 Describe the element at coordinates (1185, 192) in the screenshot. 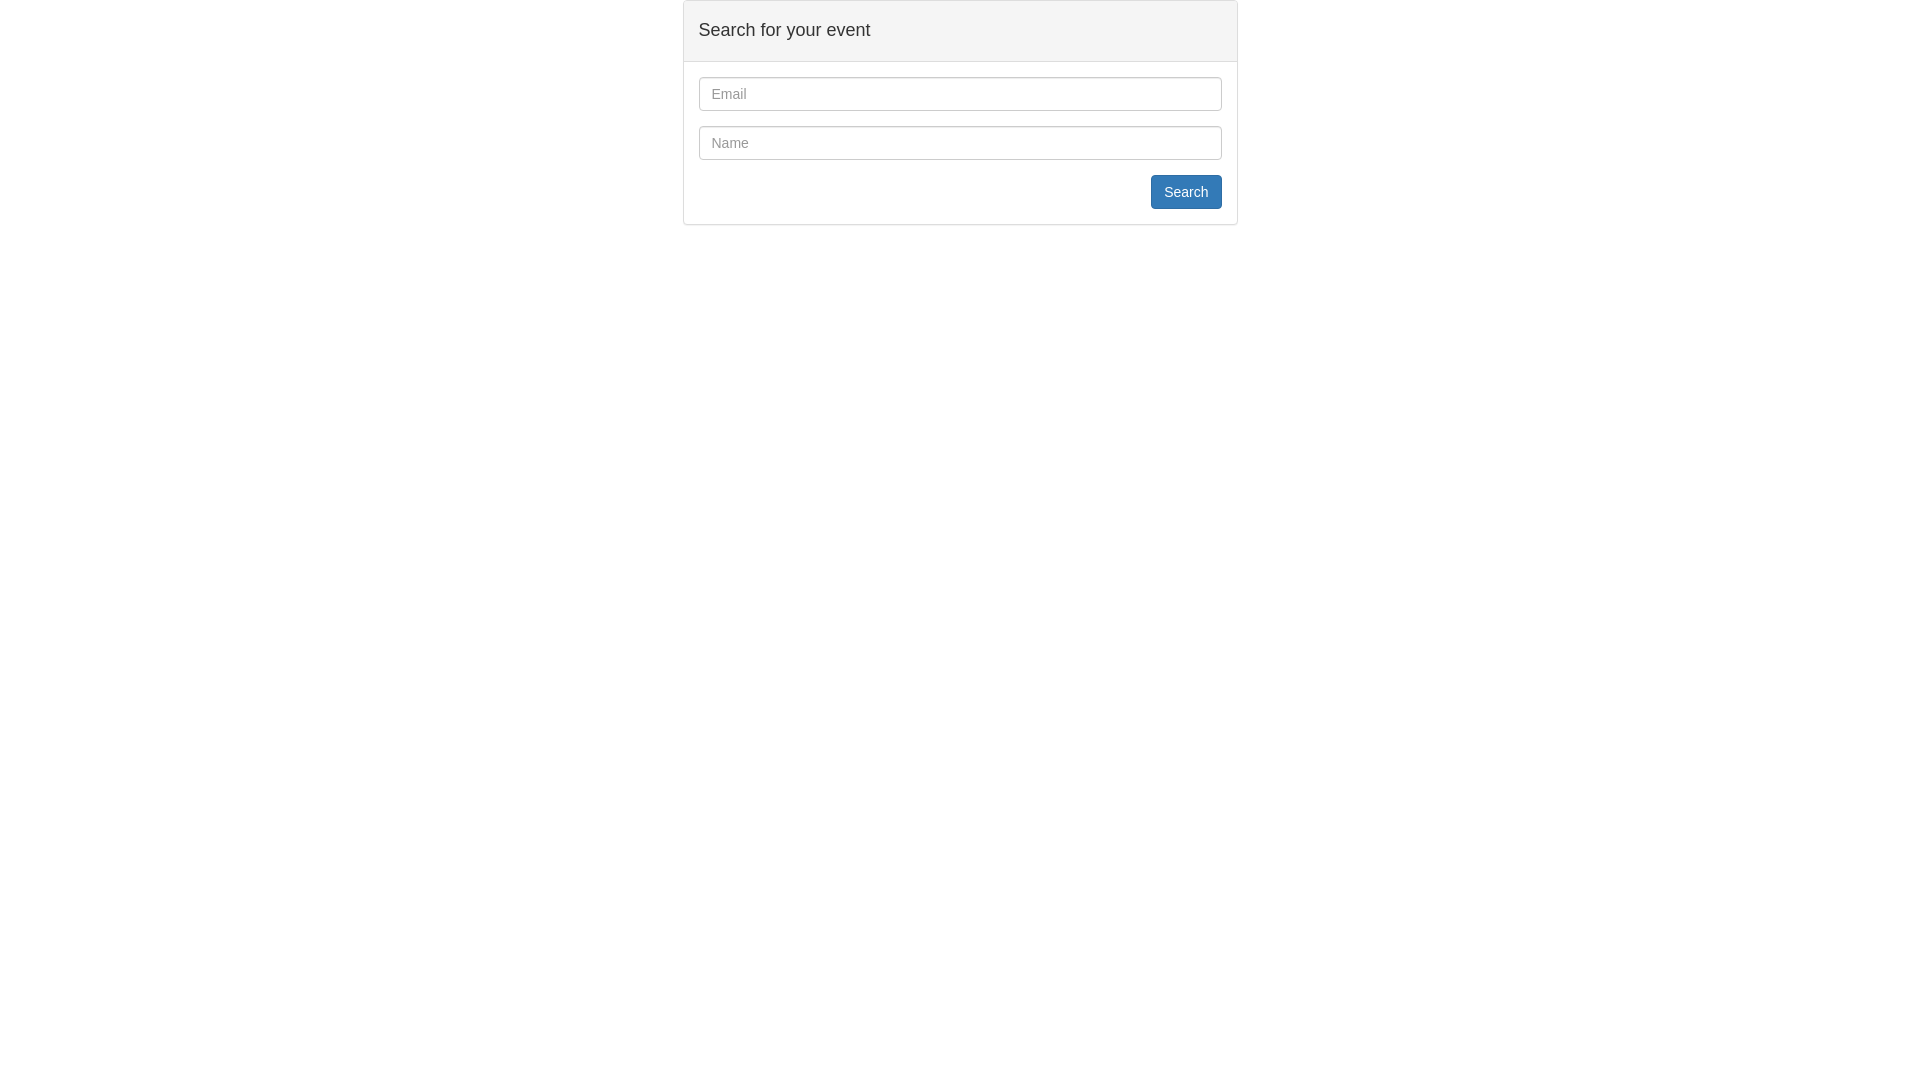

I see `'Search'` at that location.